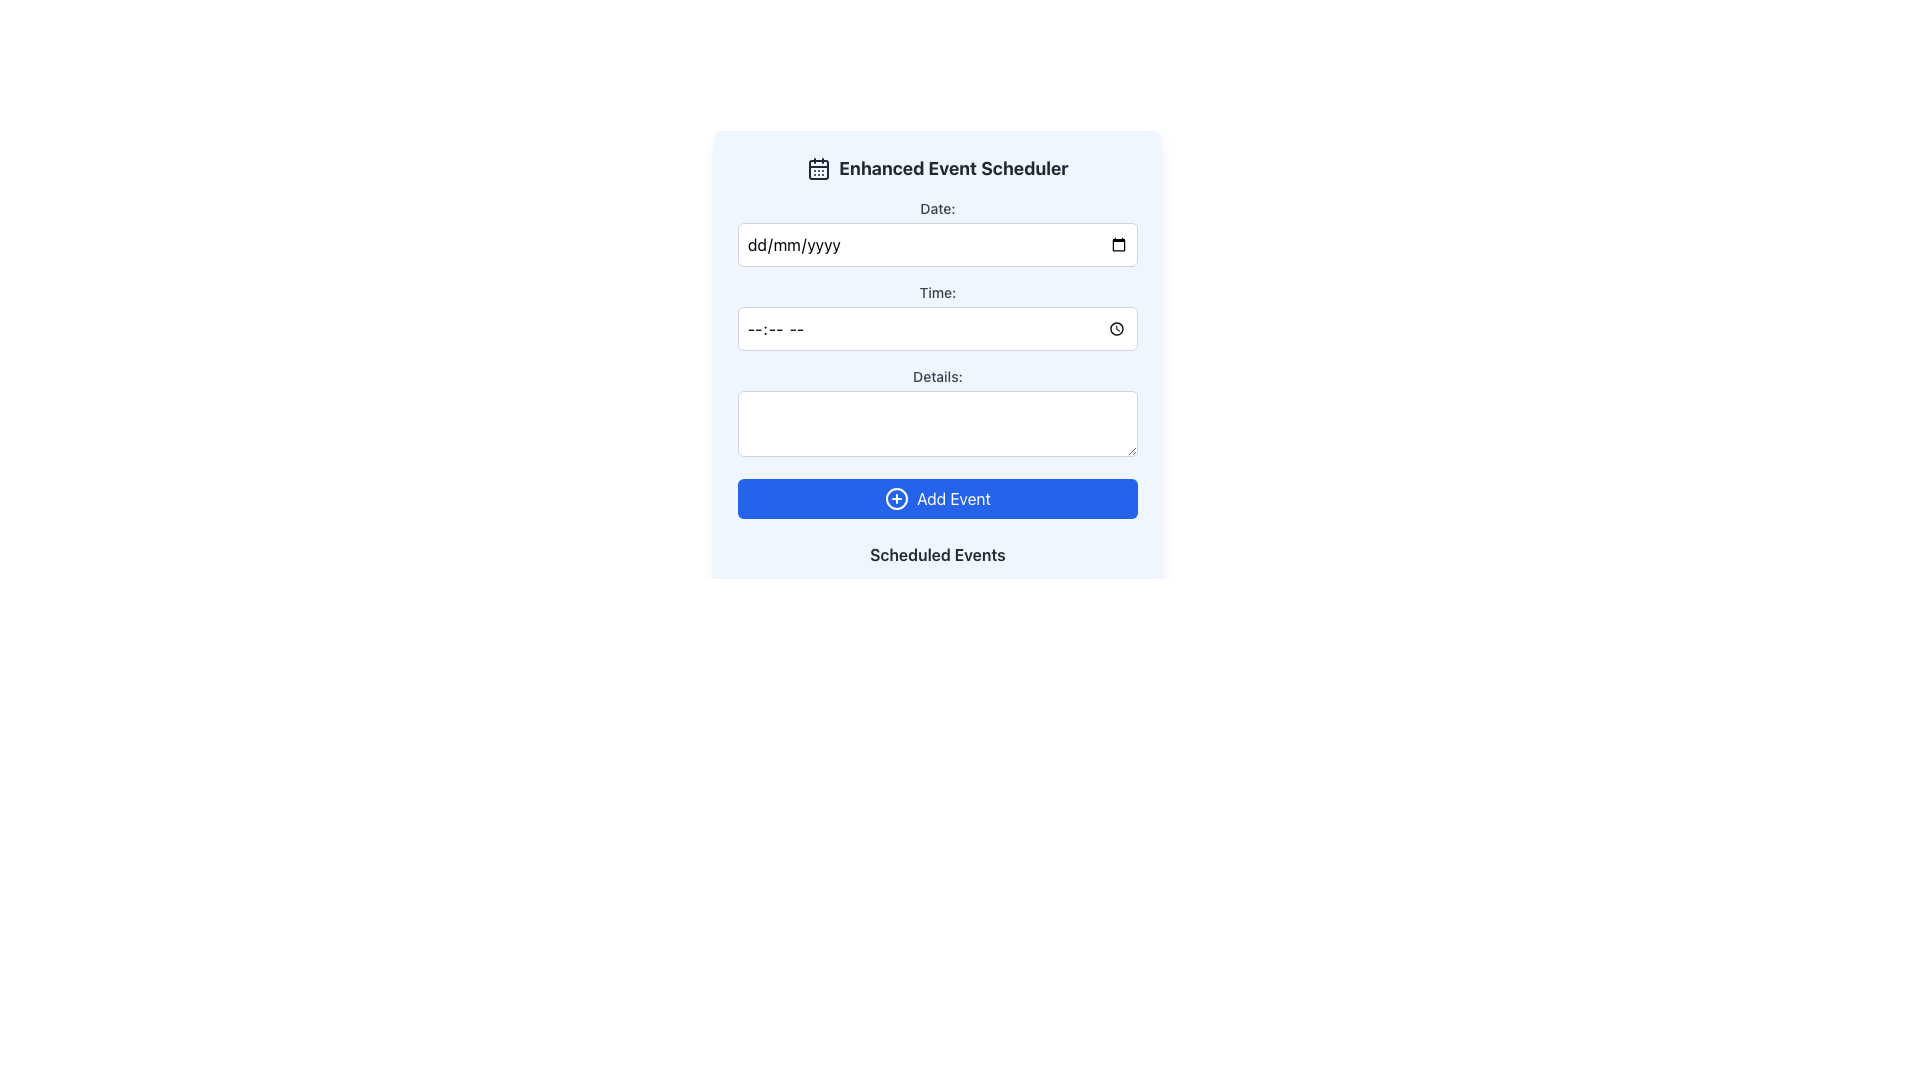 The height and width of the screenshot is (1080, 1920). Describe the element at coordinates (819, 168) in the screenshot. I see `the calendar icon located at the top center of the application interface, adjacent to the left of the 'Enhanced Event Scheduler' title, which symbolizes event scheduling and date selection` at that location.